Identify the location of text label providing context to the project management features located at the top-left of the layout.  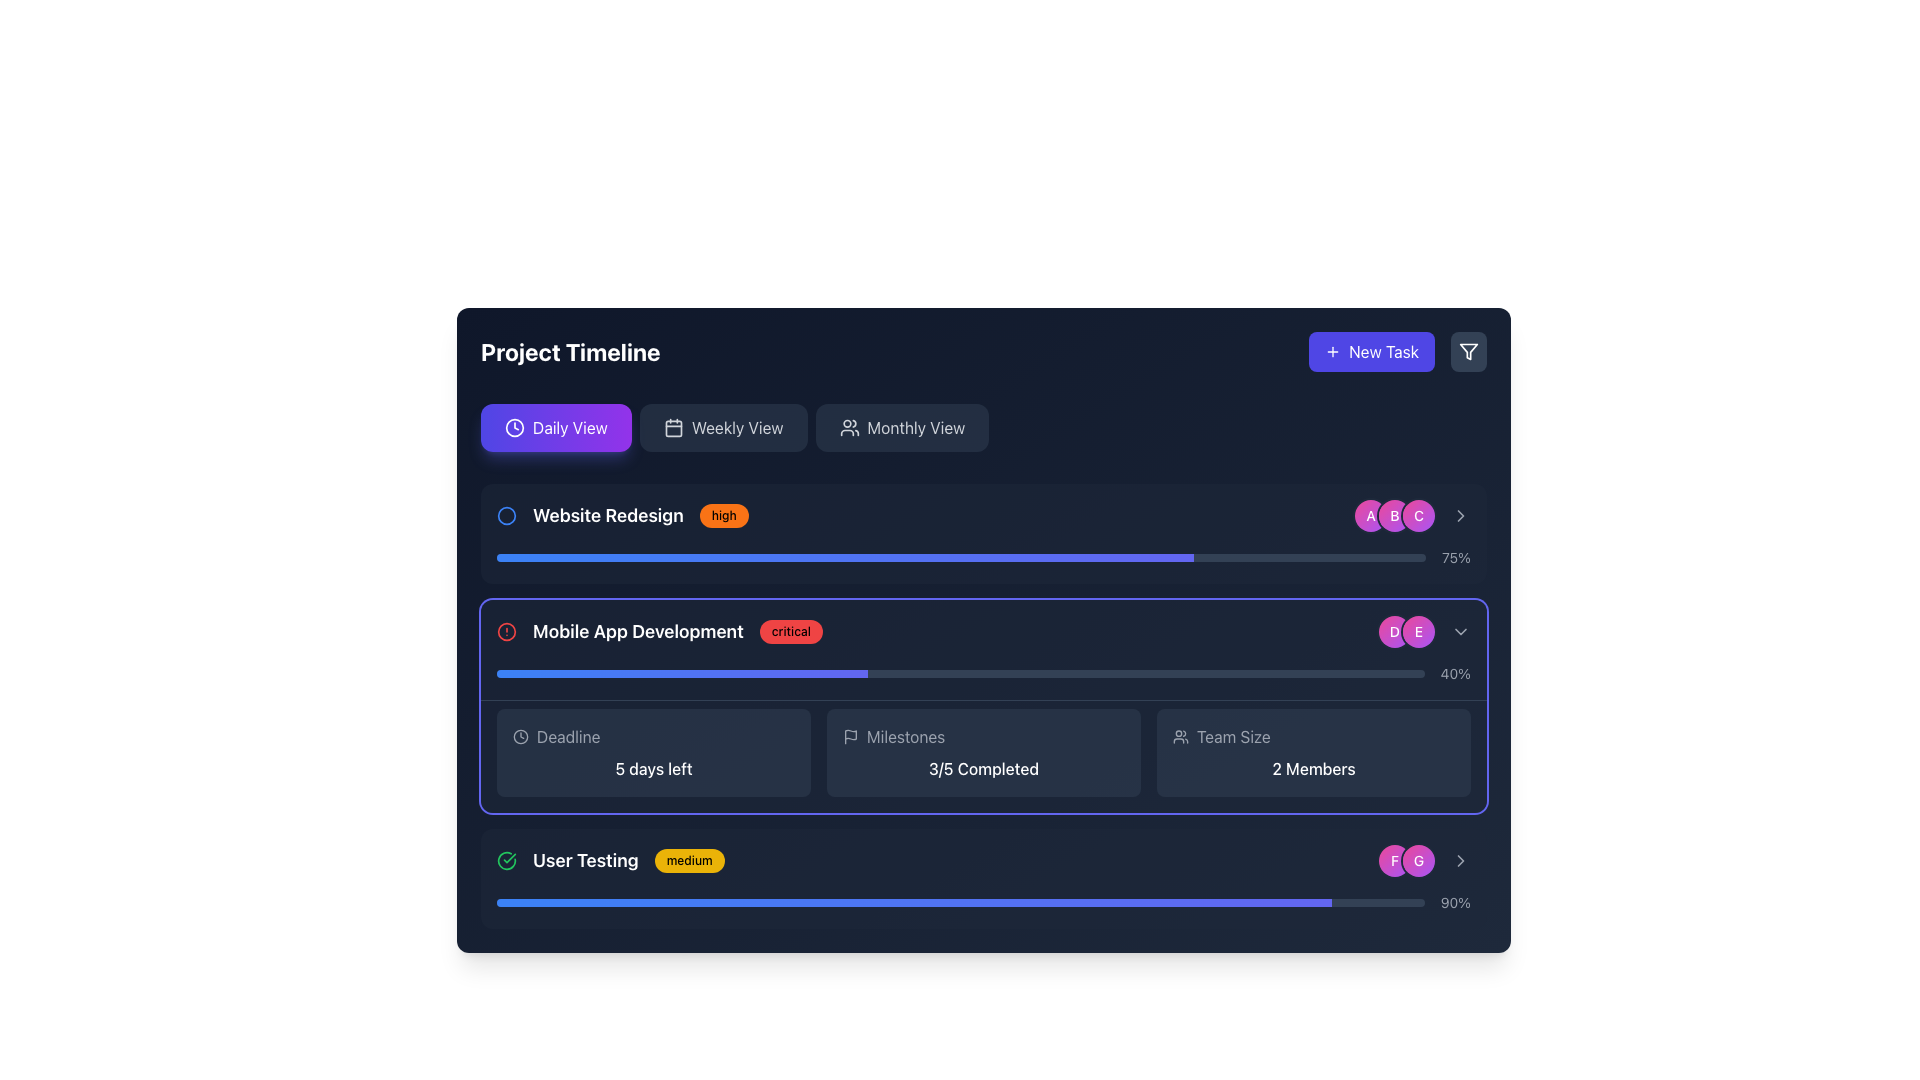
(569, 350).